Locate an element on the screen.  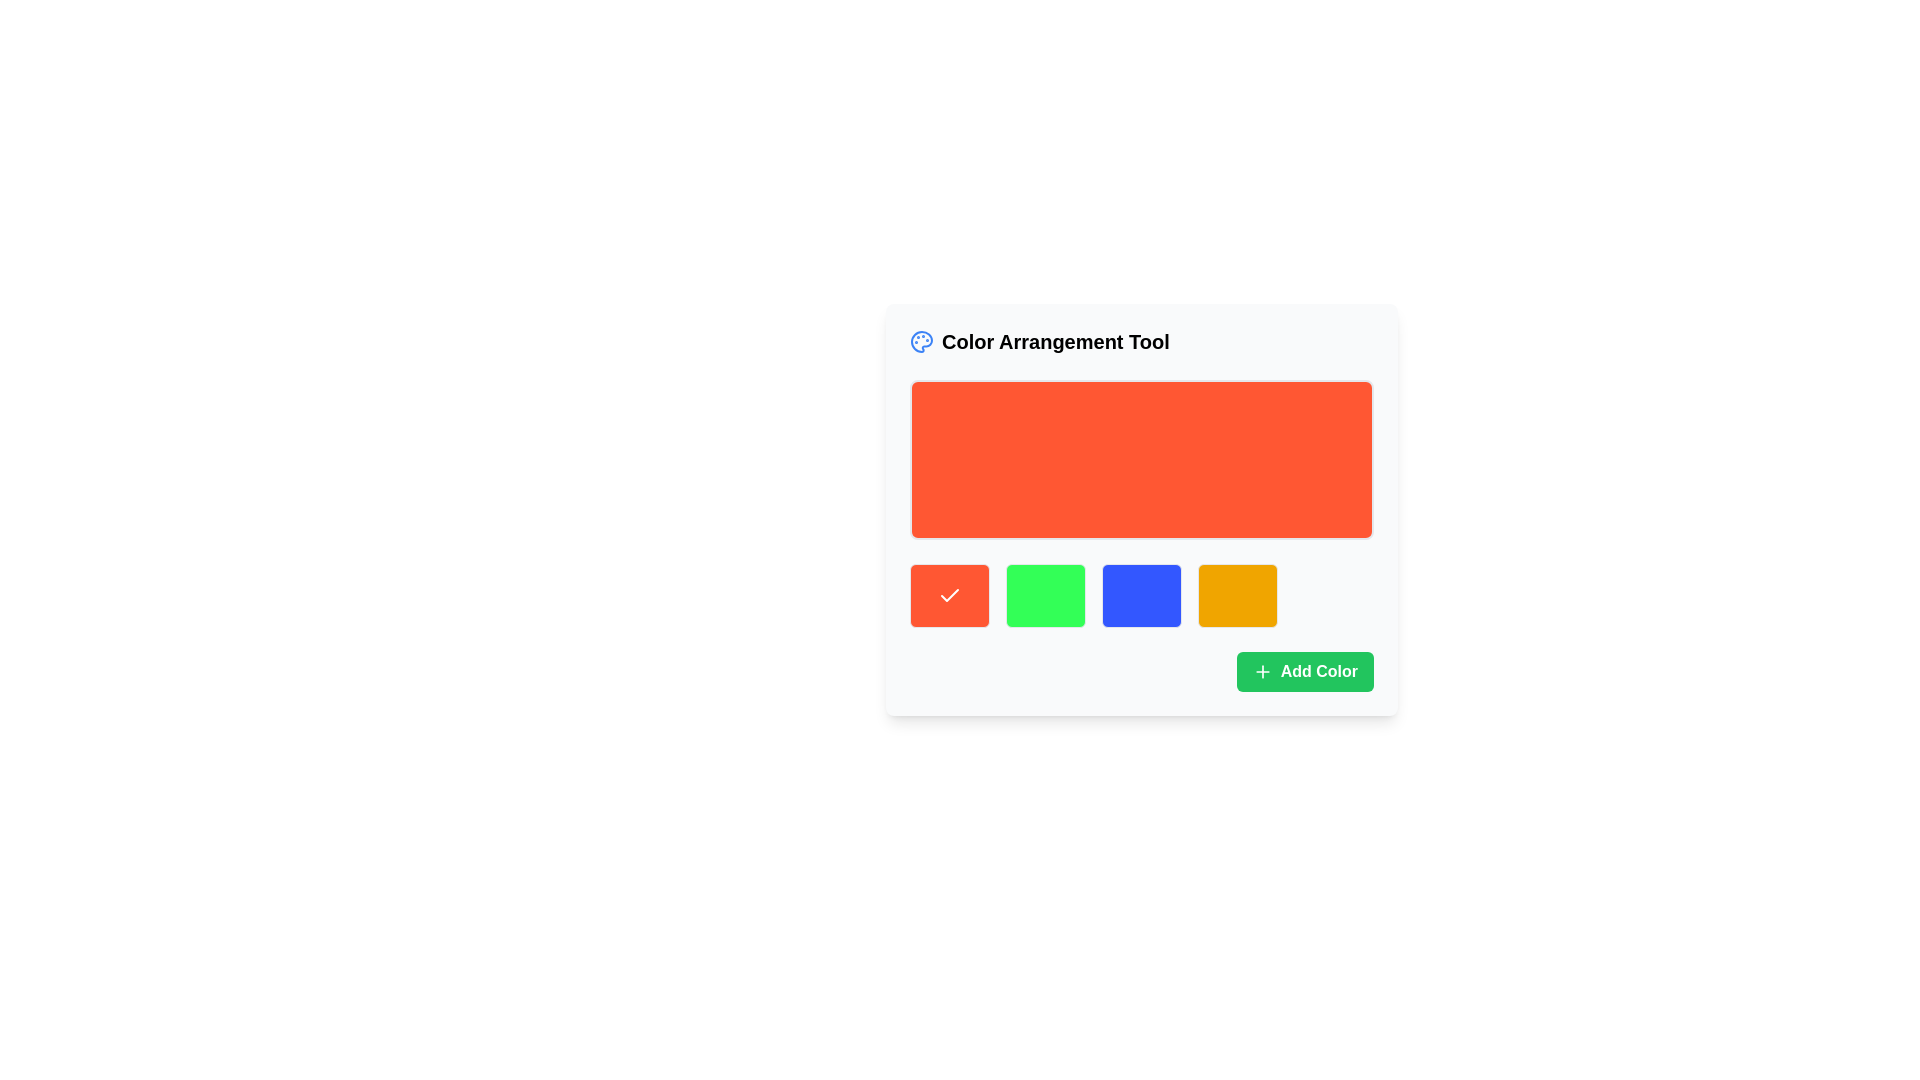
the decorative icon representing the 'Color Arrangement Tool' located at the leftmost side of the header component is located at coordinates (920, 341).